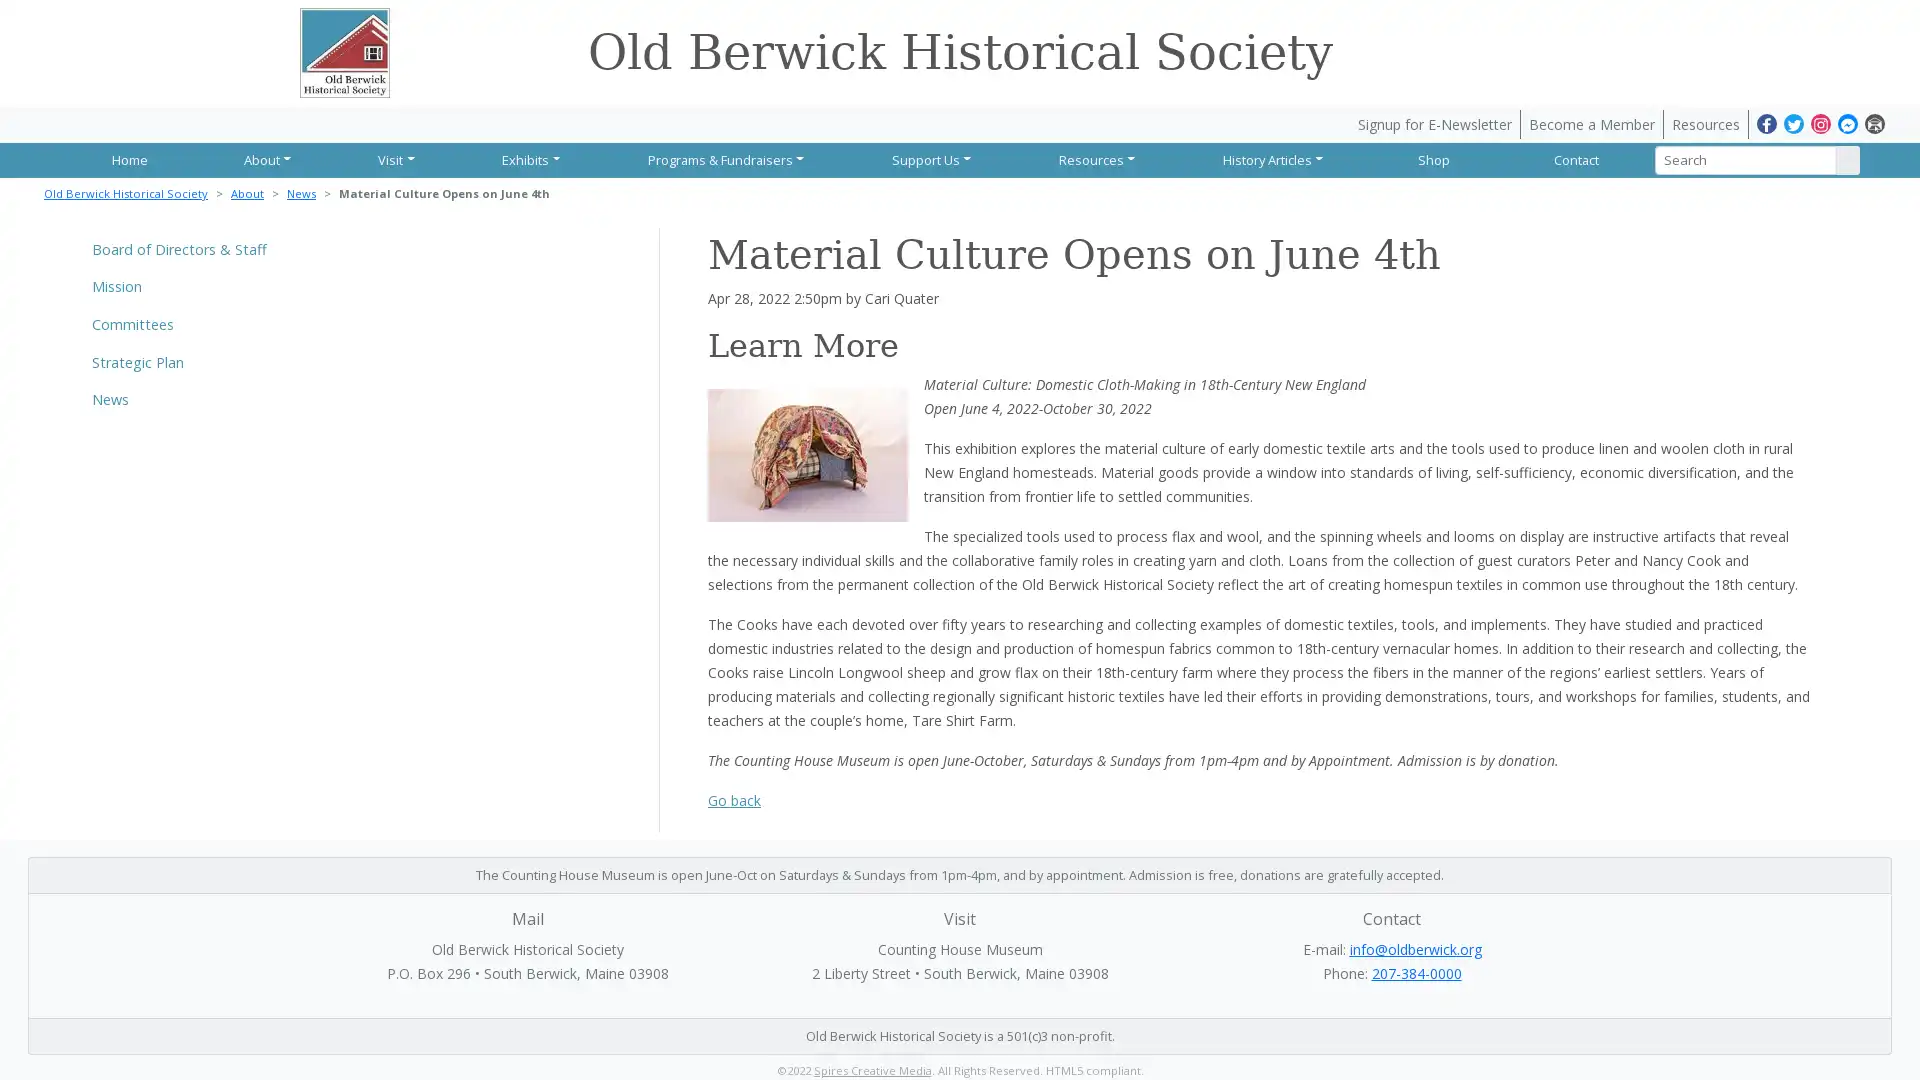  I want to click on Exhibits, so click(528, 158).